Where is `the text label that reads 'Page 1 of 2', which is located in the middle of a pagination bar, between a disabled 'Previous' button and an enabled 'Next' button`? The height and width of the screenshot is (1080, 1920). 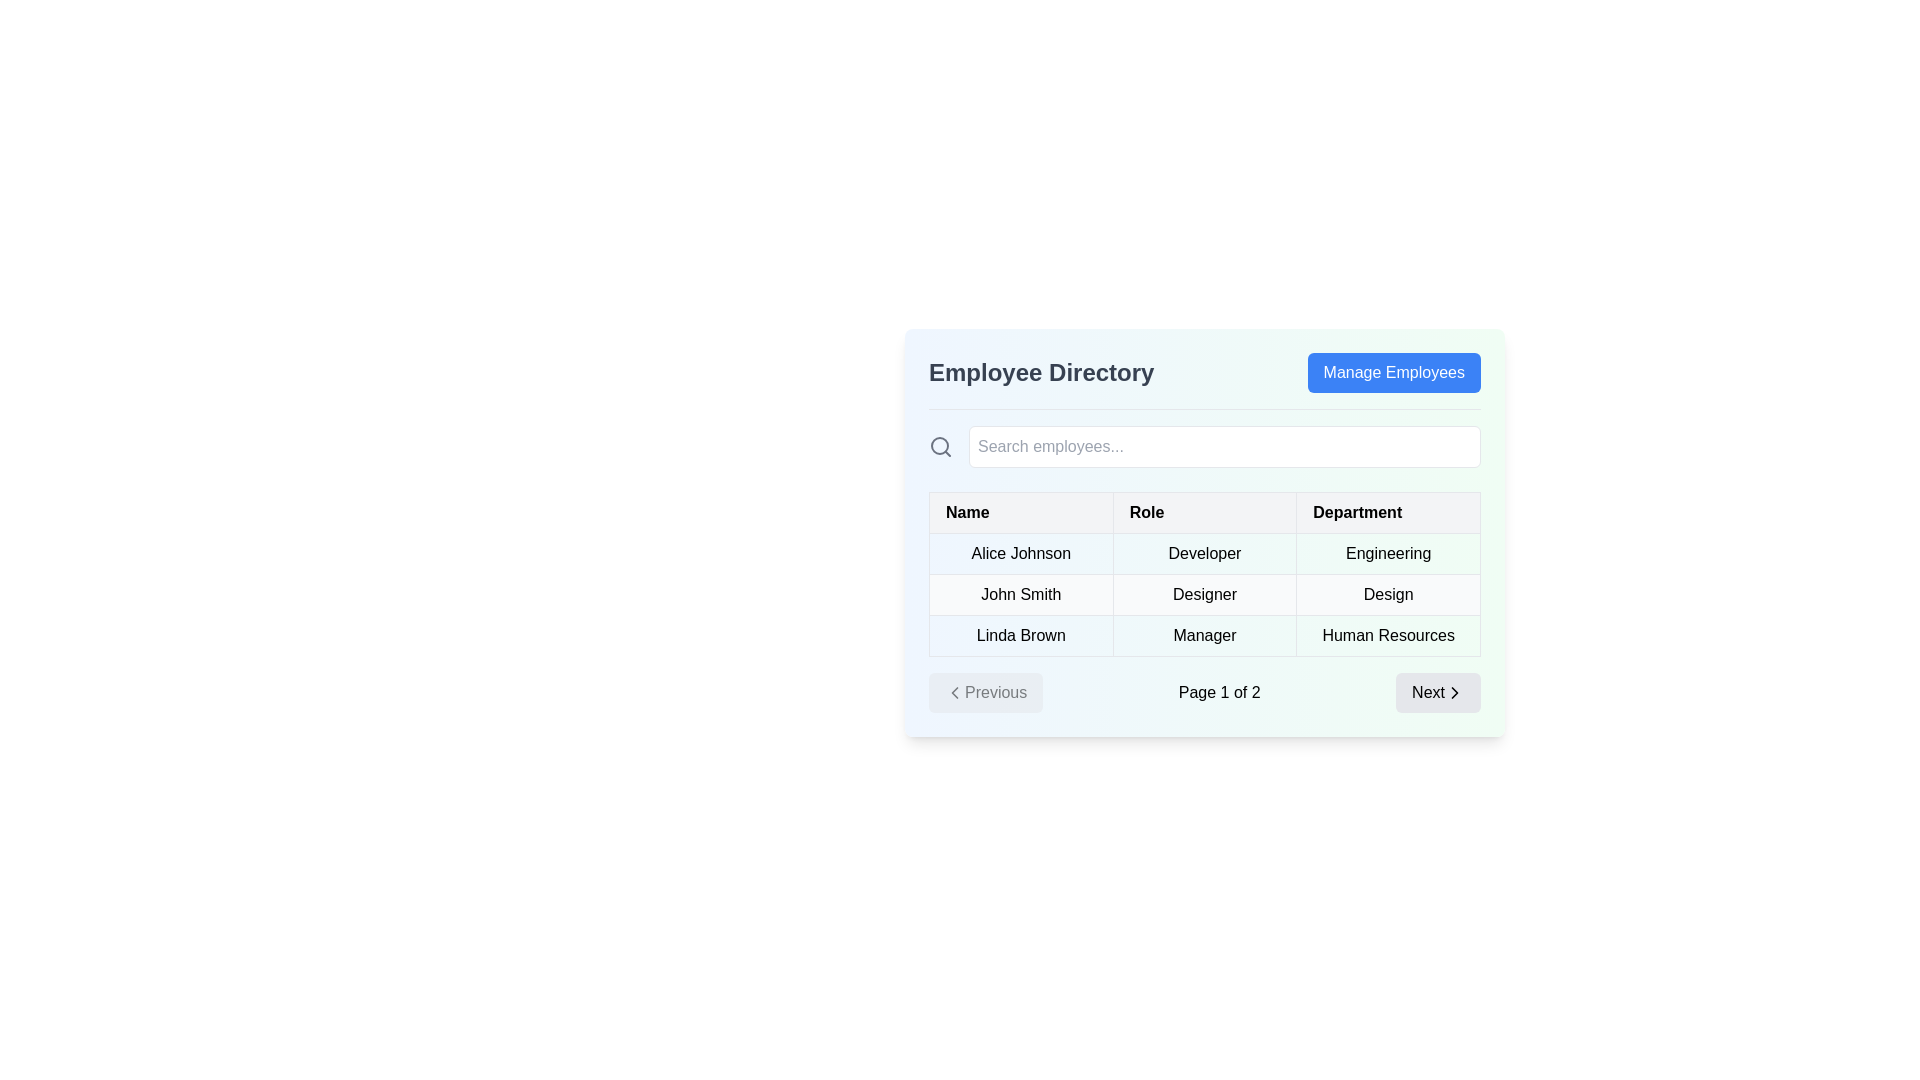
the text label that reads 'Page 1 of 2', which is located in the middle of a pagination bar, between a disabled 'Previous' button and an enabled 'Next' button is located at coordinates (1218, 692).